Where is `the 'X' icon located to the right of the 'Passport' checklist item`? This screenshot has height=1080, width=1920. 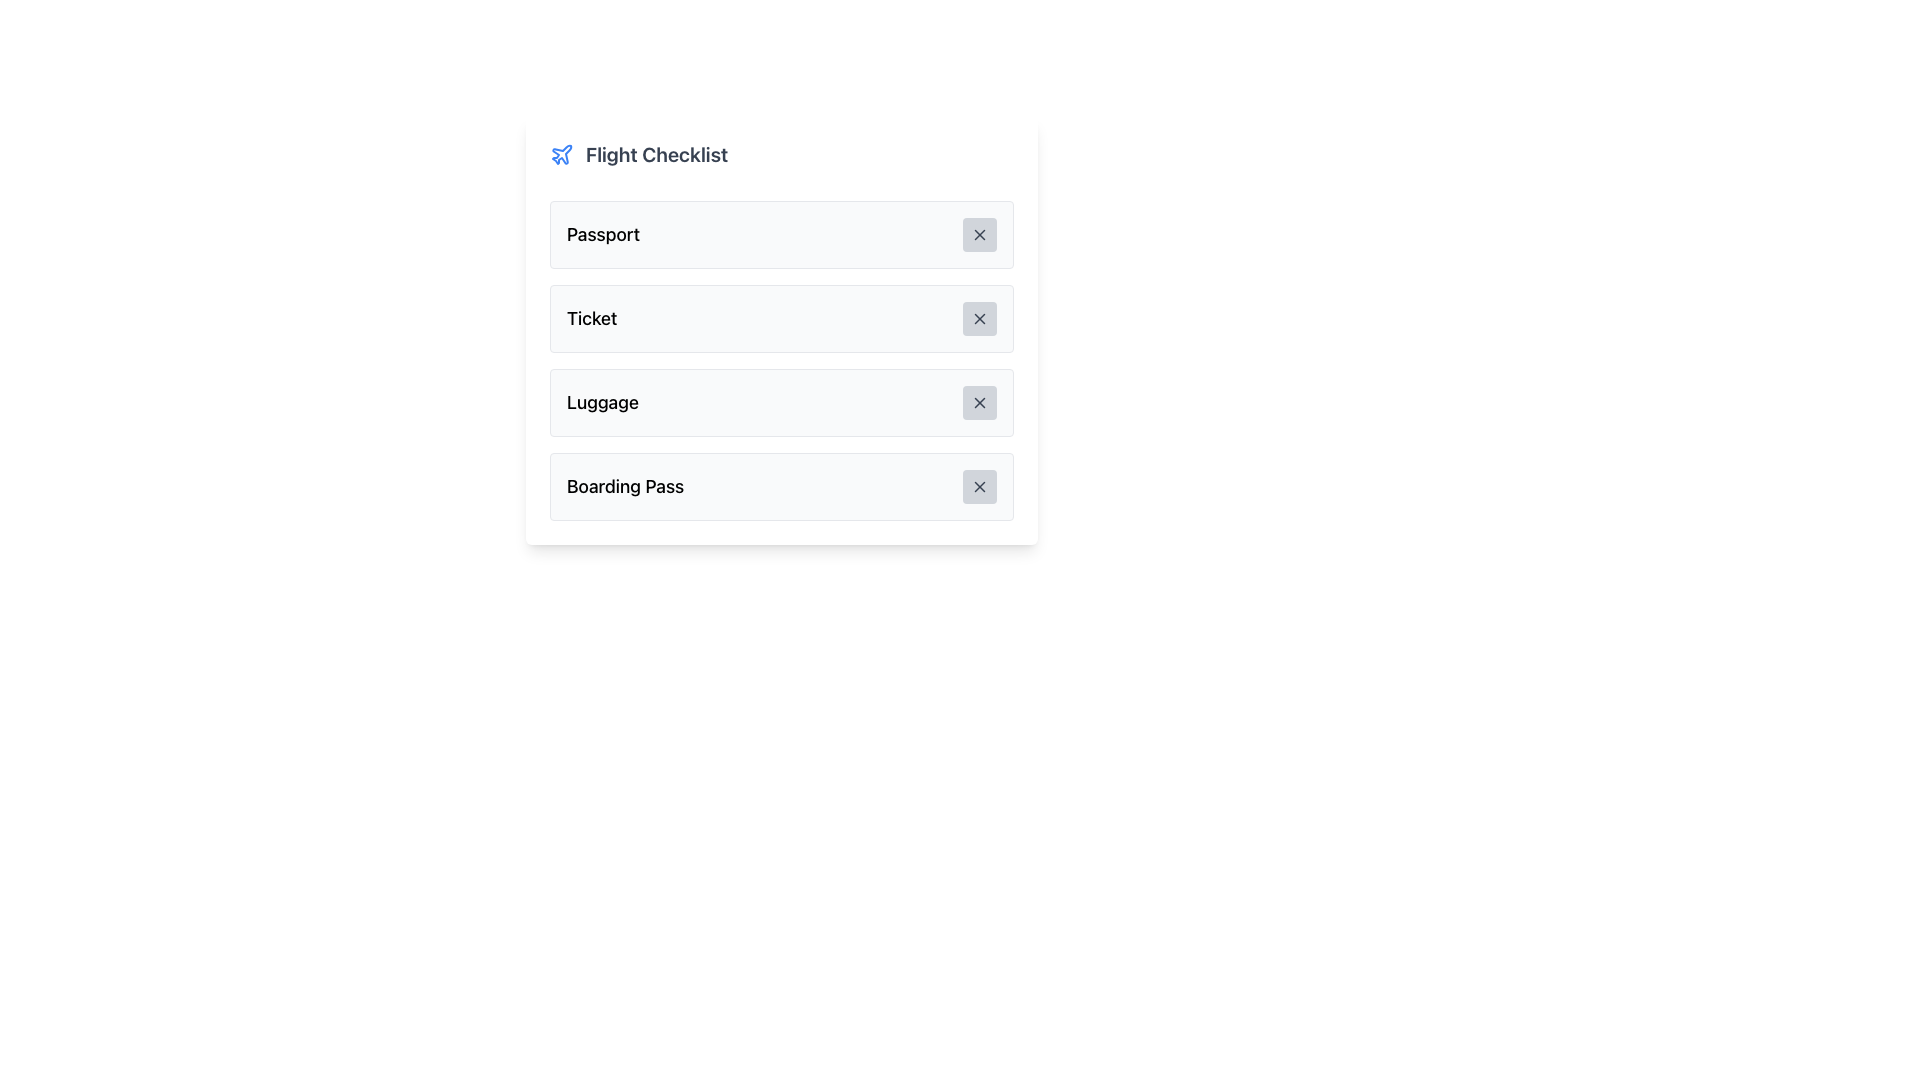 the 'X' icon located to the right of the 'Passport' checklist item is located at coordinates (979, 234).